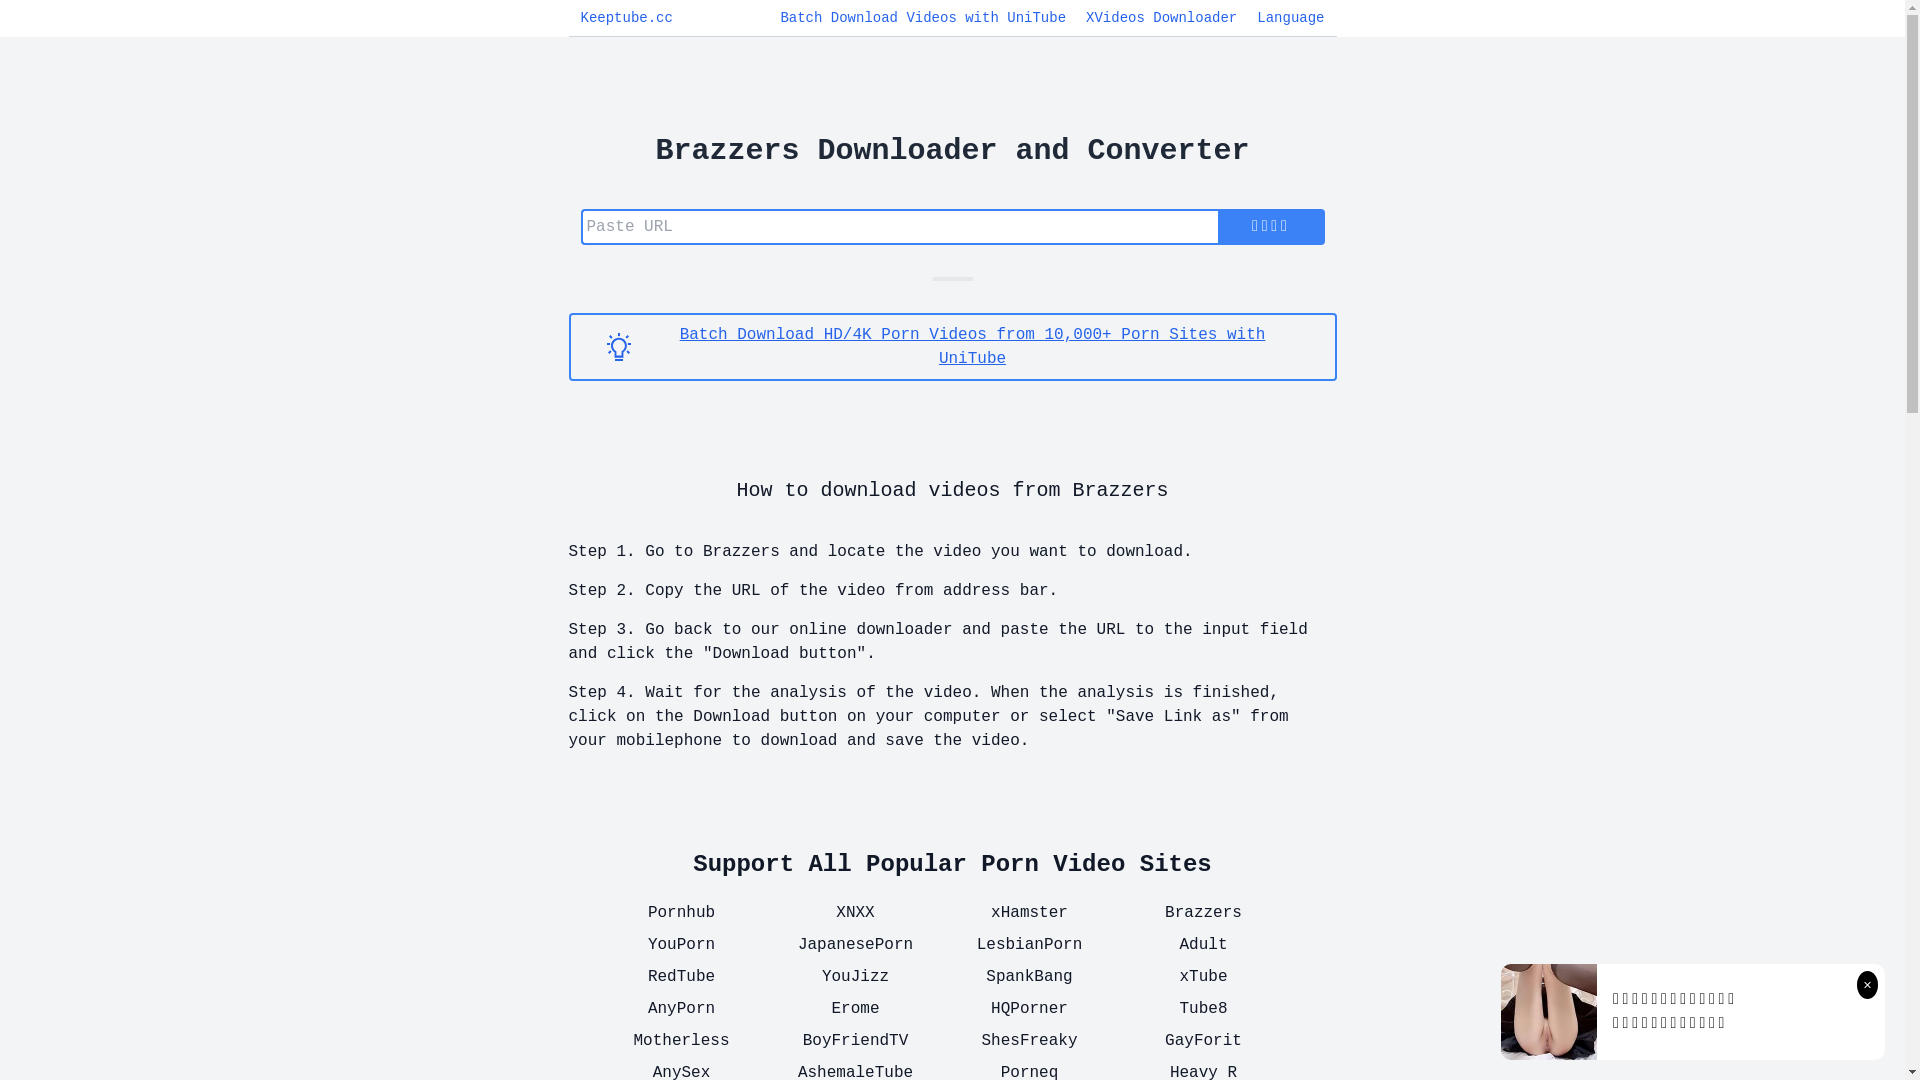  I want to click on 'AnyPorn', so click(681, 1009).